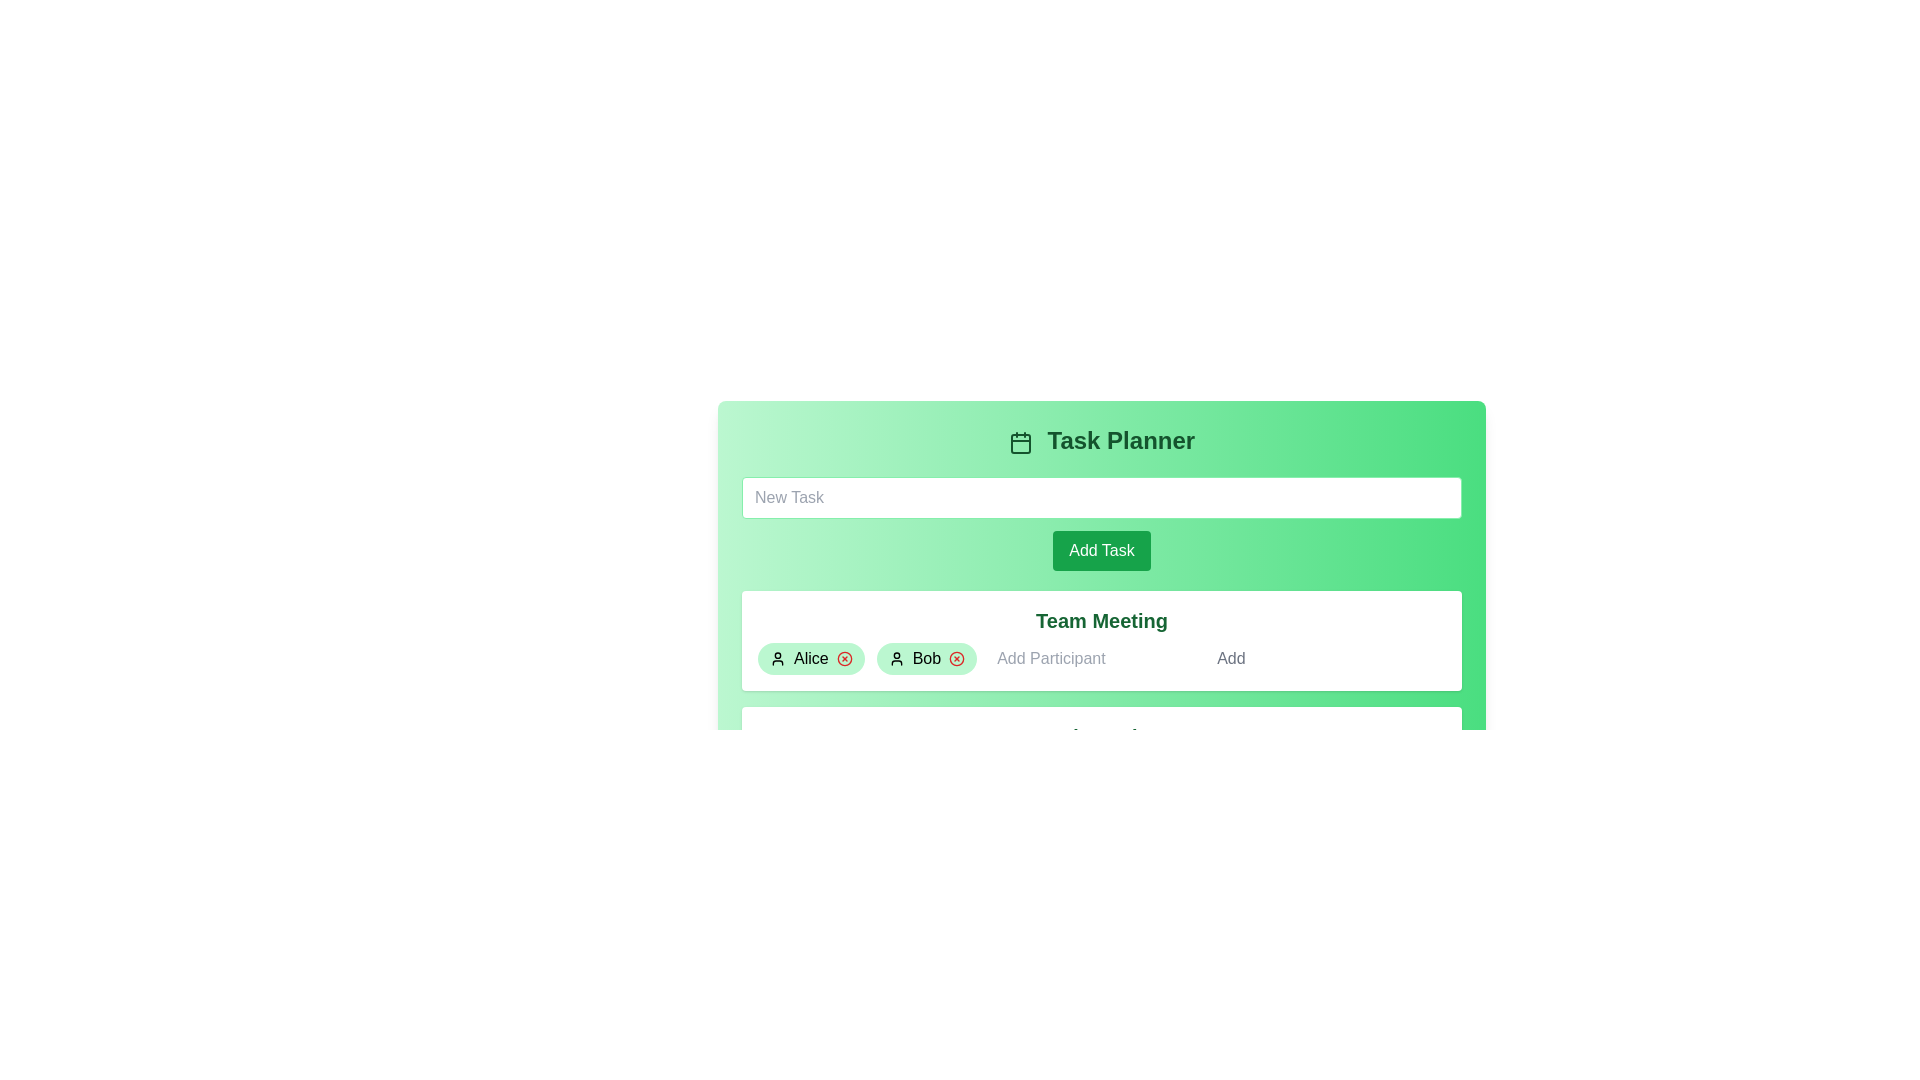 The image size is (1920, 1080). Describe the element at coordinates (1101, 620) in the screenshot. I see `the 'Team Meeting' text header, which is styled in bold green font and located within a white rounded rectangle, positioned below the 'Task Planner' header` at that location.